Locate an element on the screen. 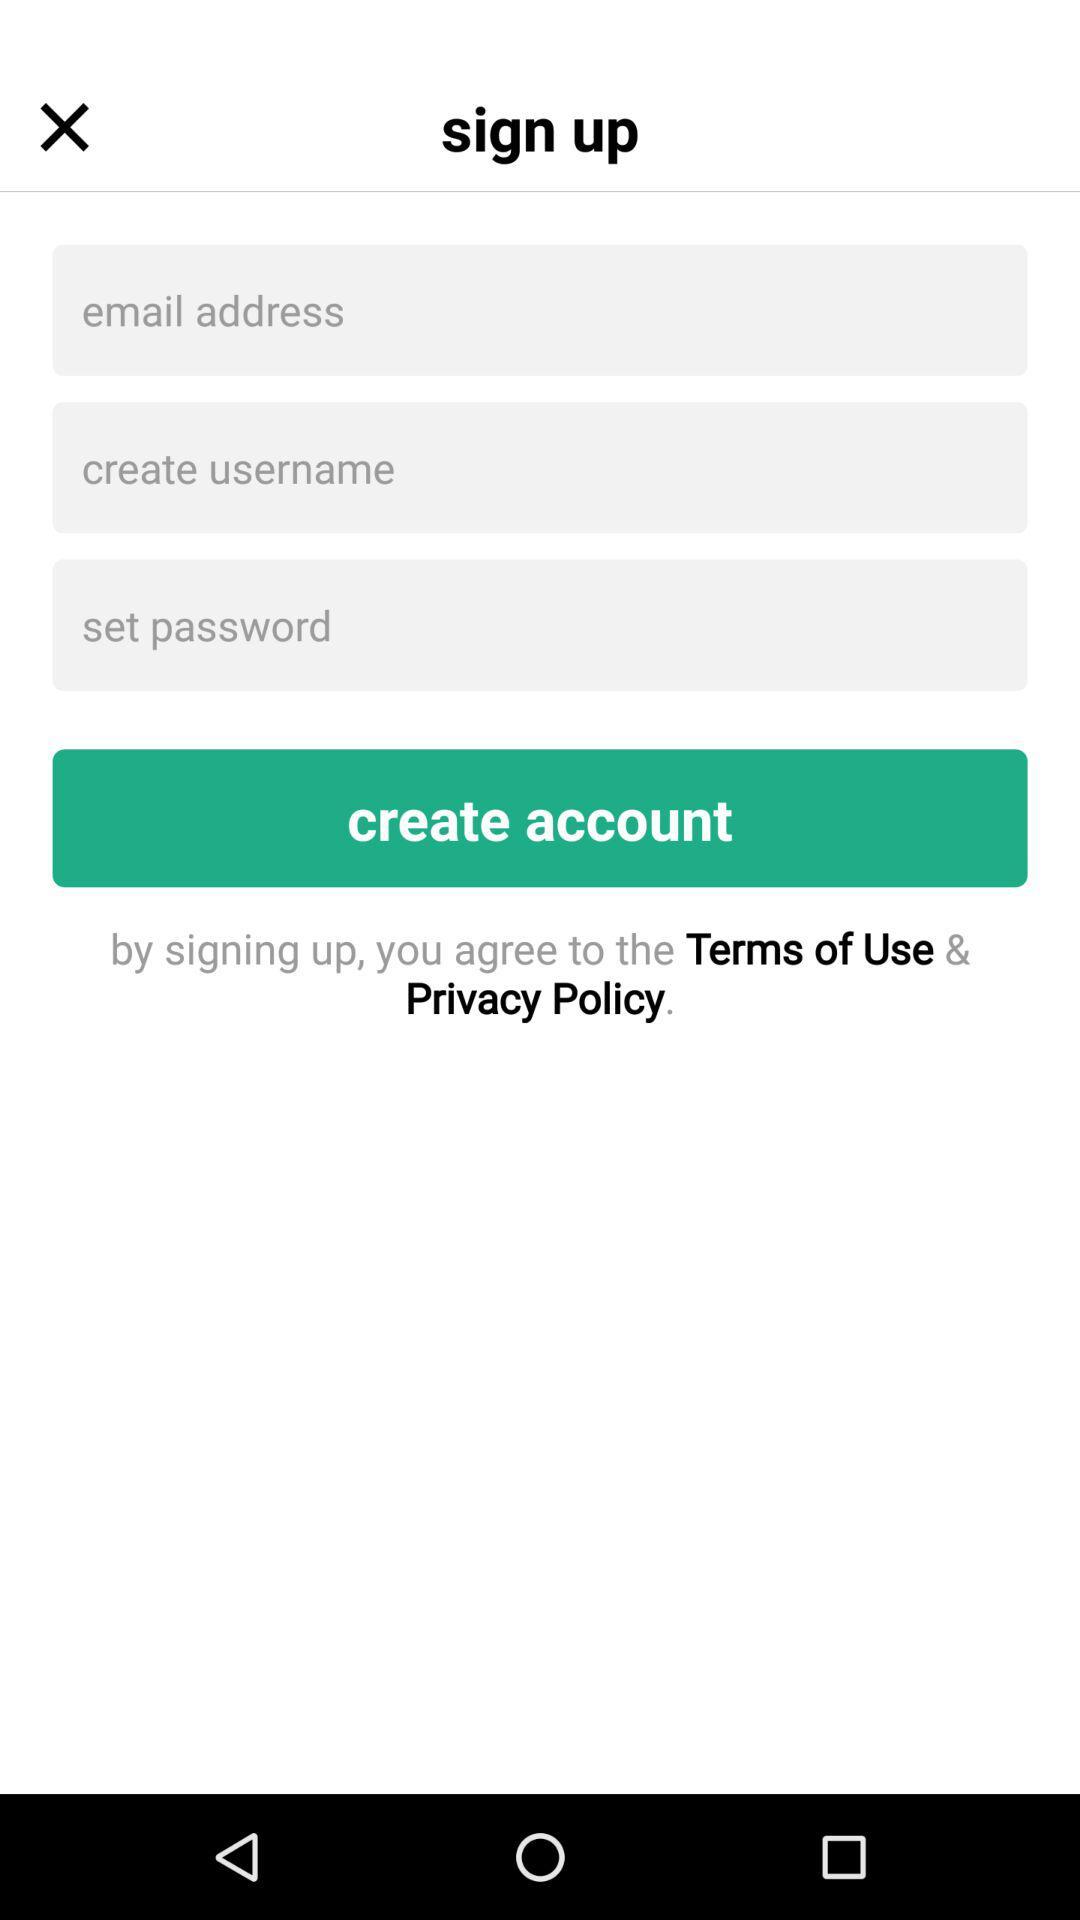 The width and height of the screenshot is (1080, 1920). item below the sign up item is located at coordinates (540, 309).